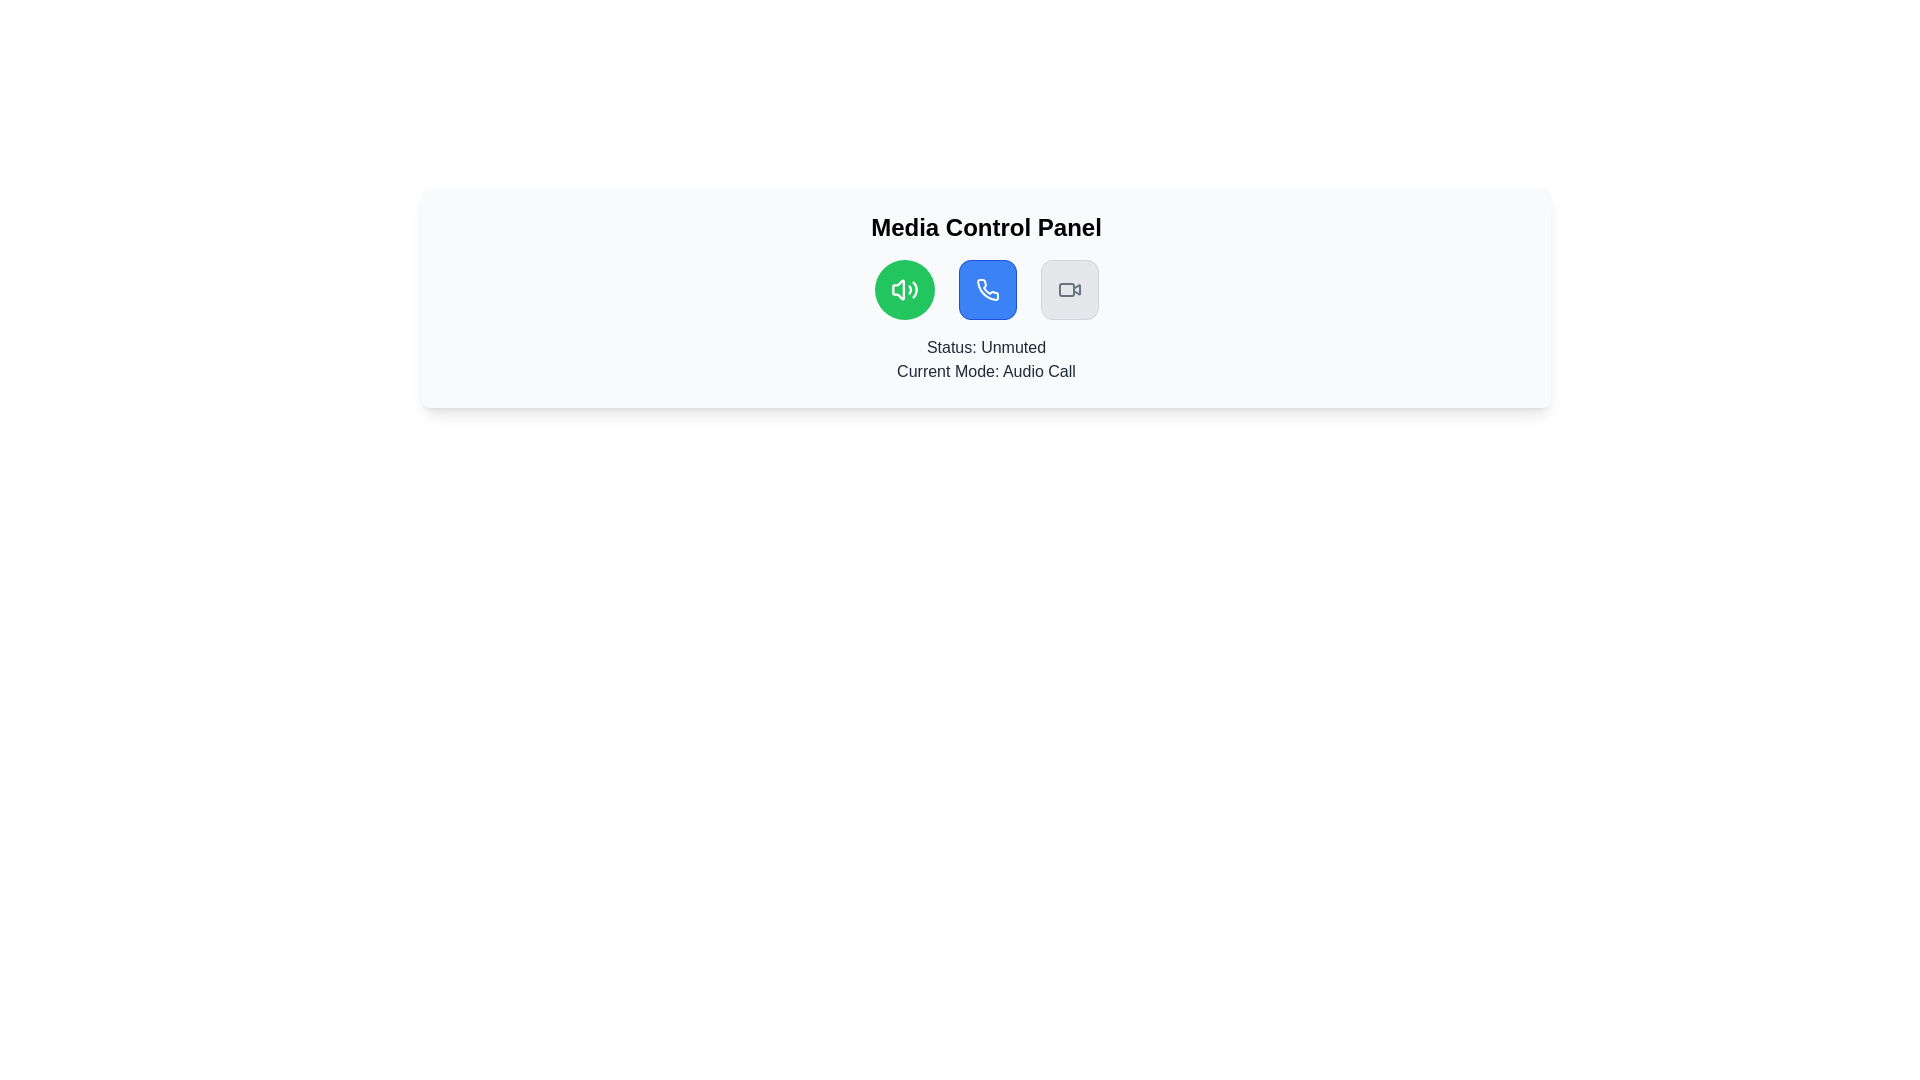 The height and width of the screenshot is (1080, 1920). I want to click on the embedded visual component within the rightmost icon of the media control panel, so click(1065, 289).